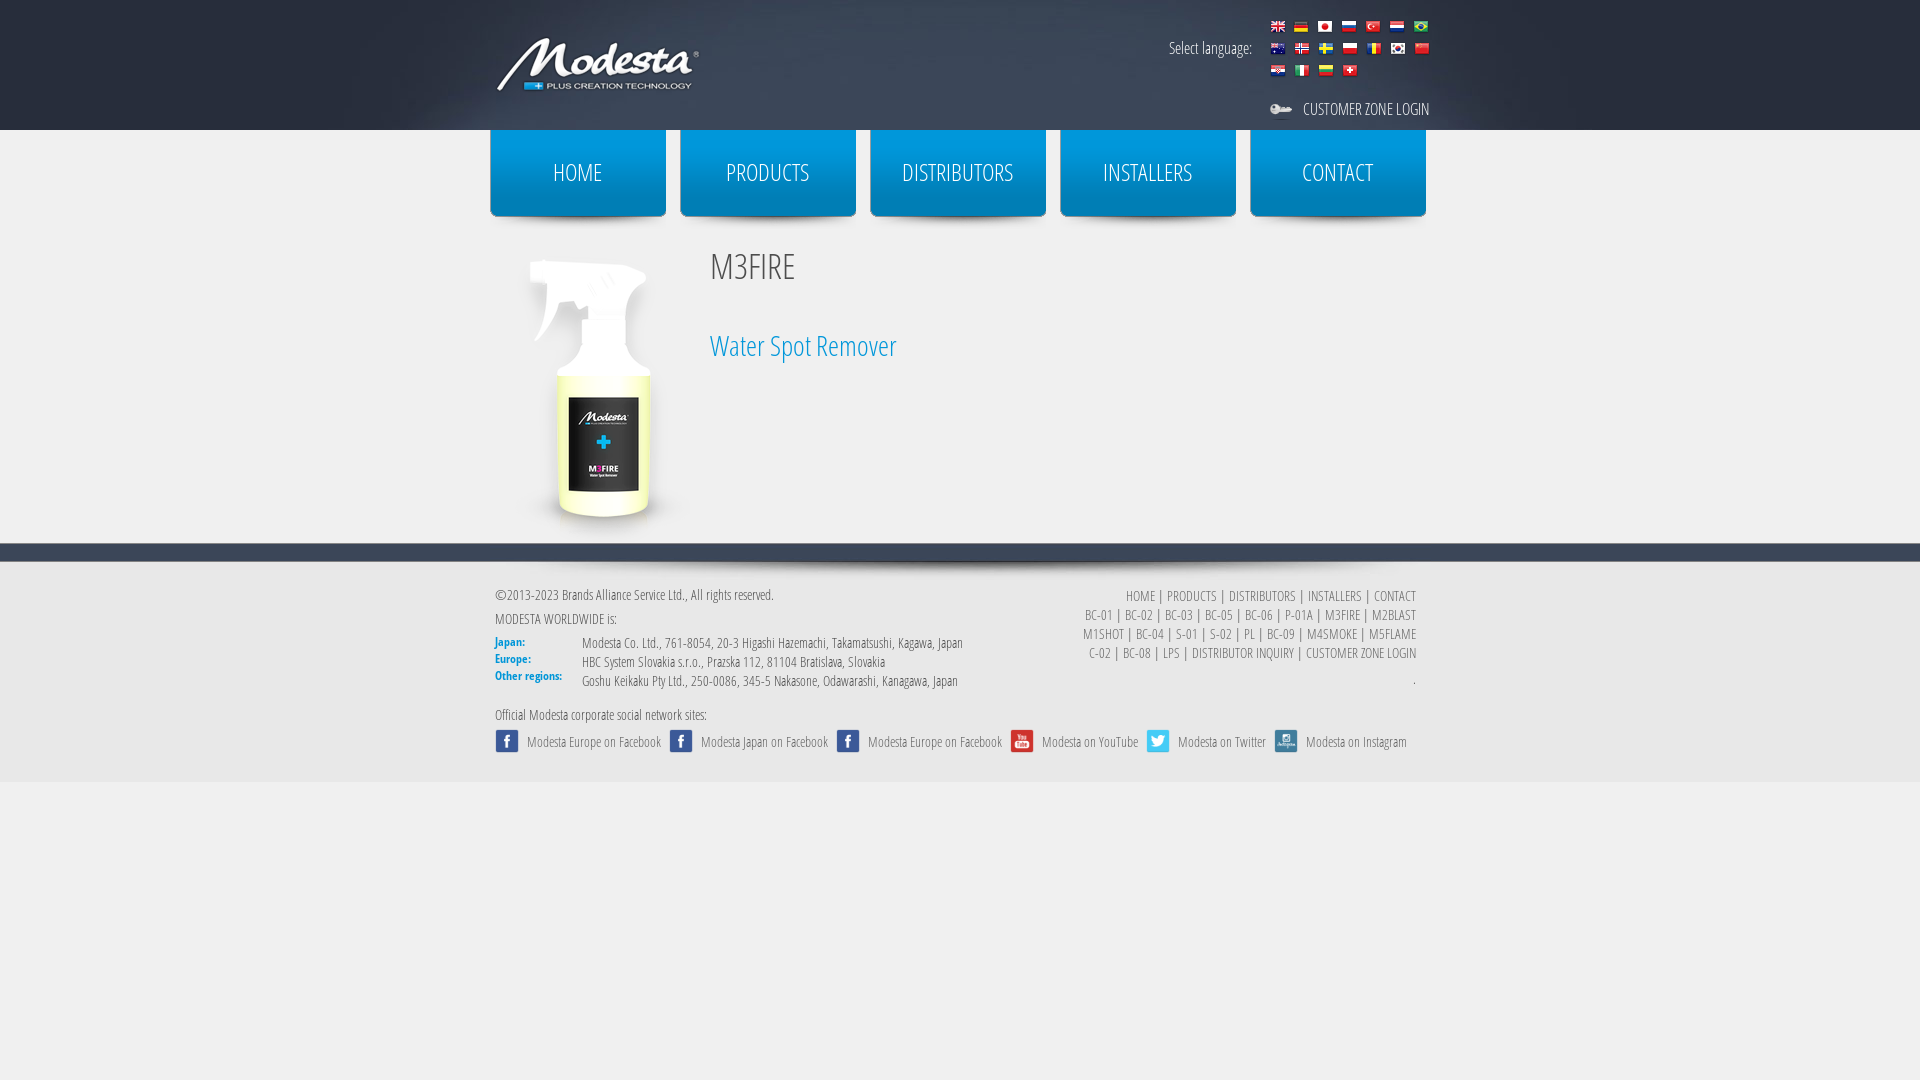  I want to click on 'M5FLAME', so click(1391, 633).